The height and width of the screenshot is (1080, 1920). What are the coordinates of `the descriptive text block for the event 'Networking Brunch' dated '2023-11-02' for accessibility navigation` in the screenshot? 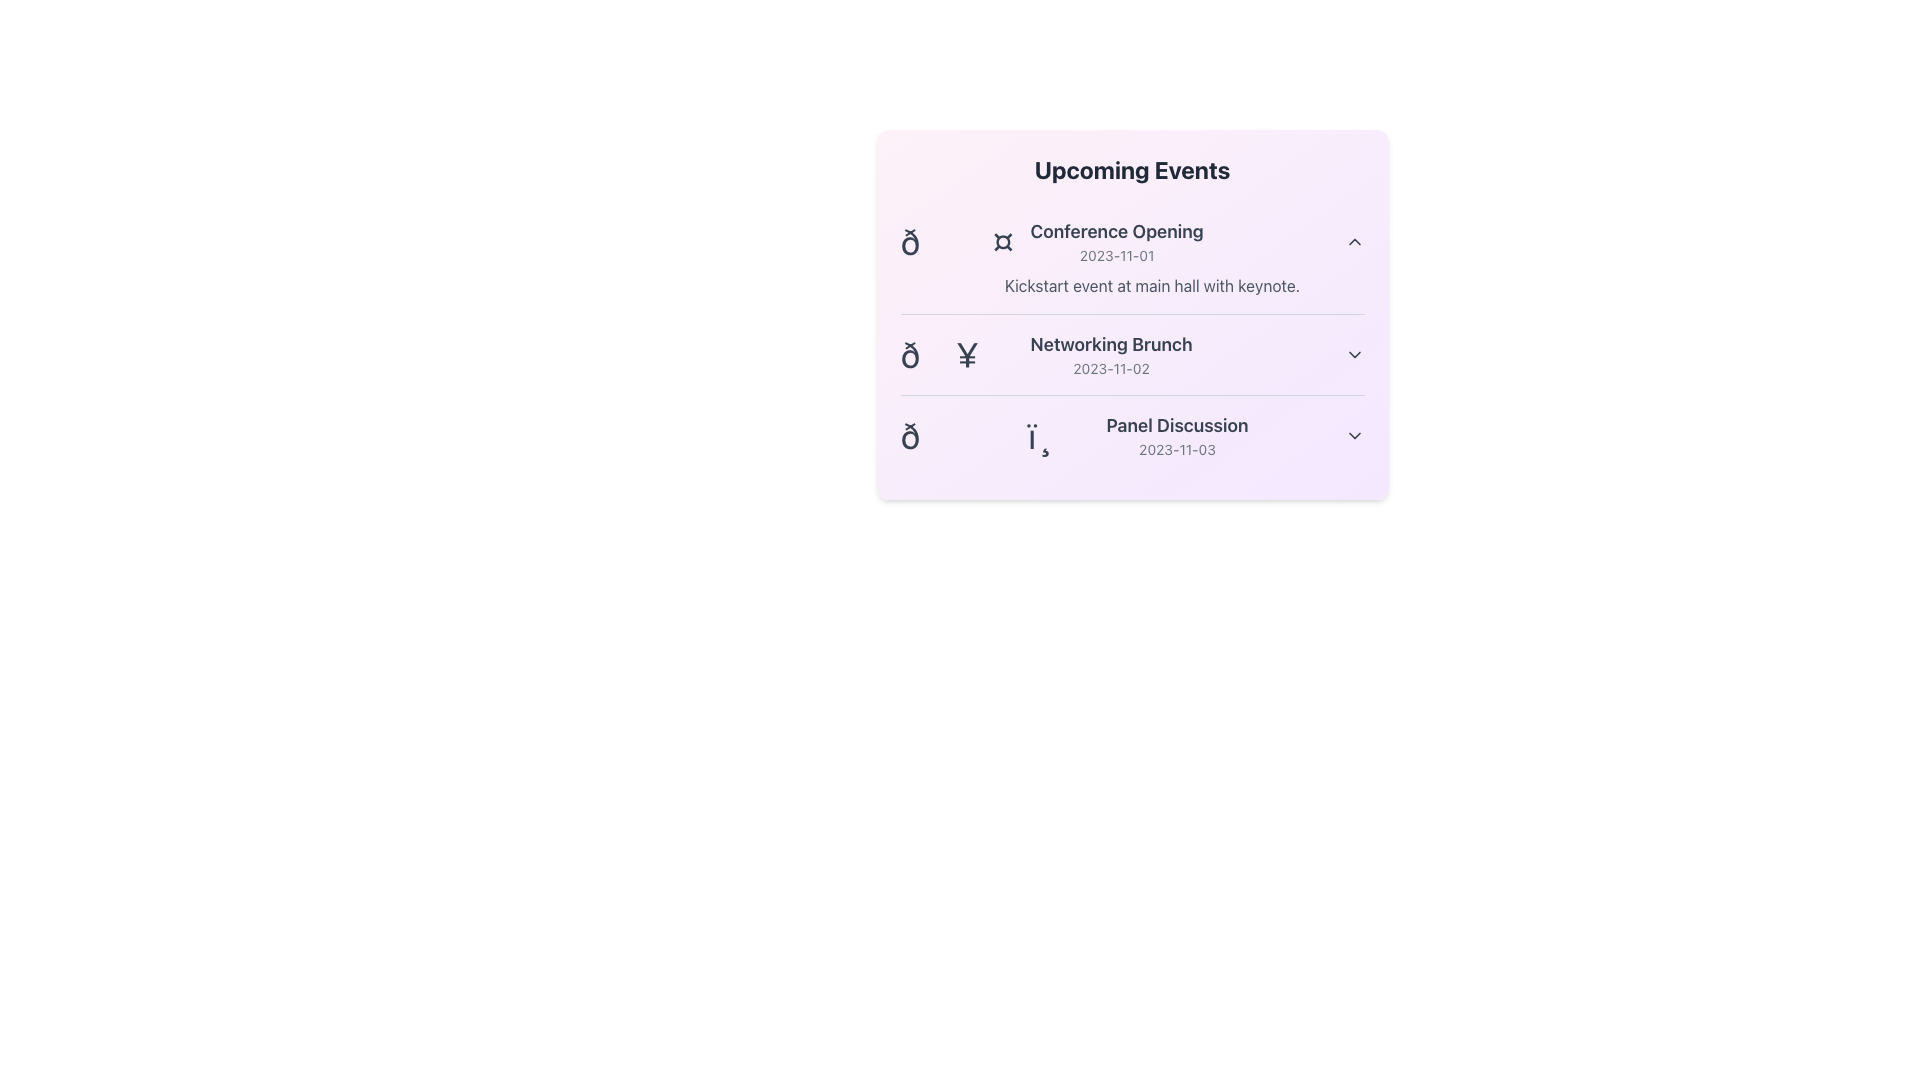 It's located at (1045, 353).